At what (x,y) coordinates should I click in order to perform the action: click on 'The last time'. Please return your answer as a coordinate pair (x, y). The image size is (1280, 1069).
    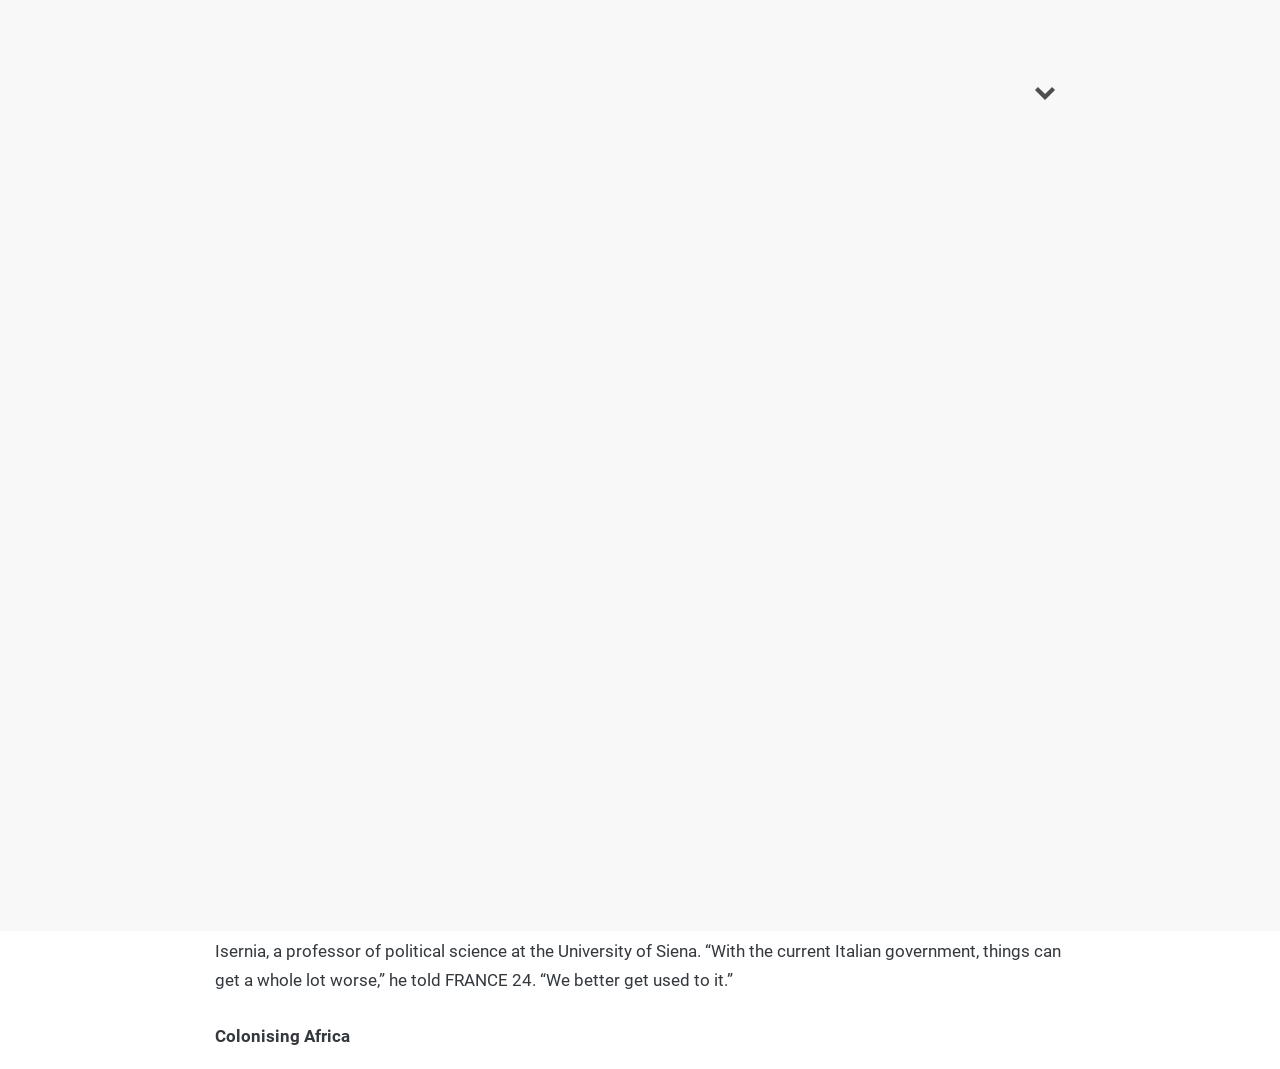
    Looking at the image, I should click on (264, 403).